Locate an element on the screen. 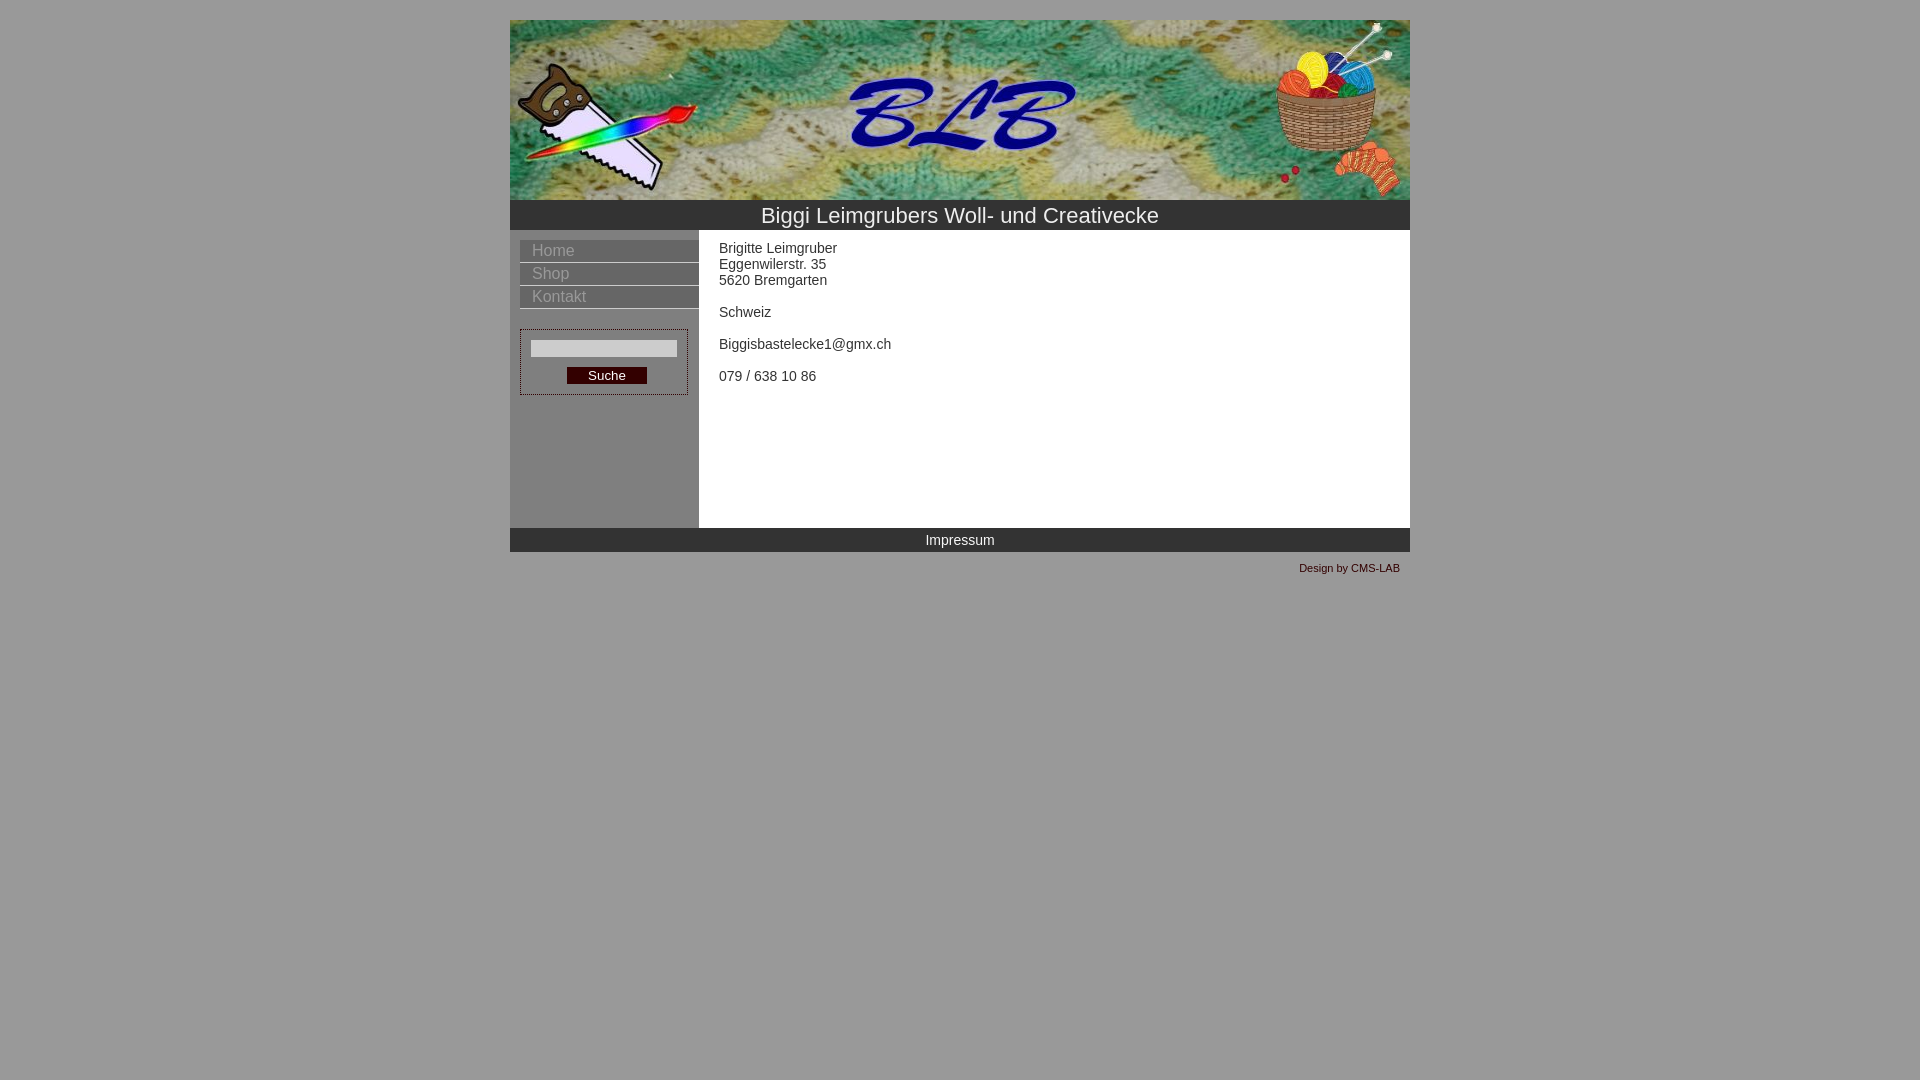 Image resolution: width=1920 pixels, height=1080 pixels. 'Design by CMS-LAB' is located at coordinates (1299, 567).